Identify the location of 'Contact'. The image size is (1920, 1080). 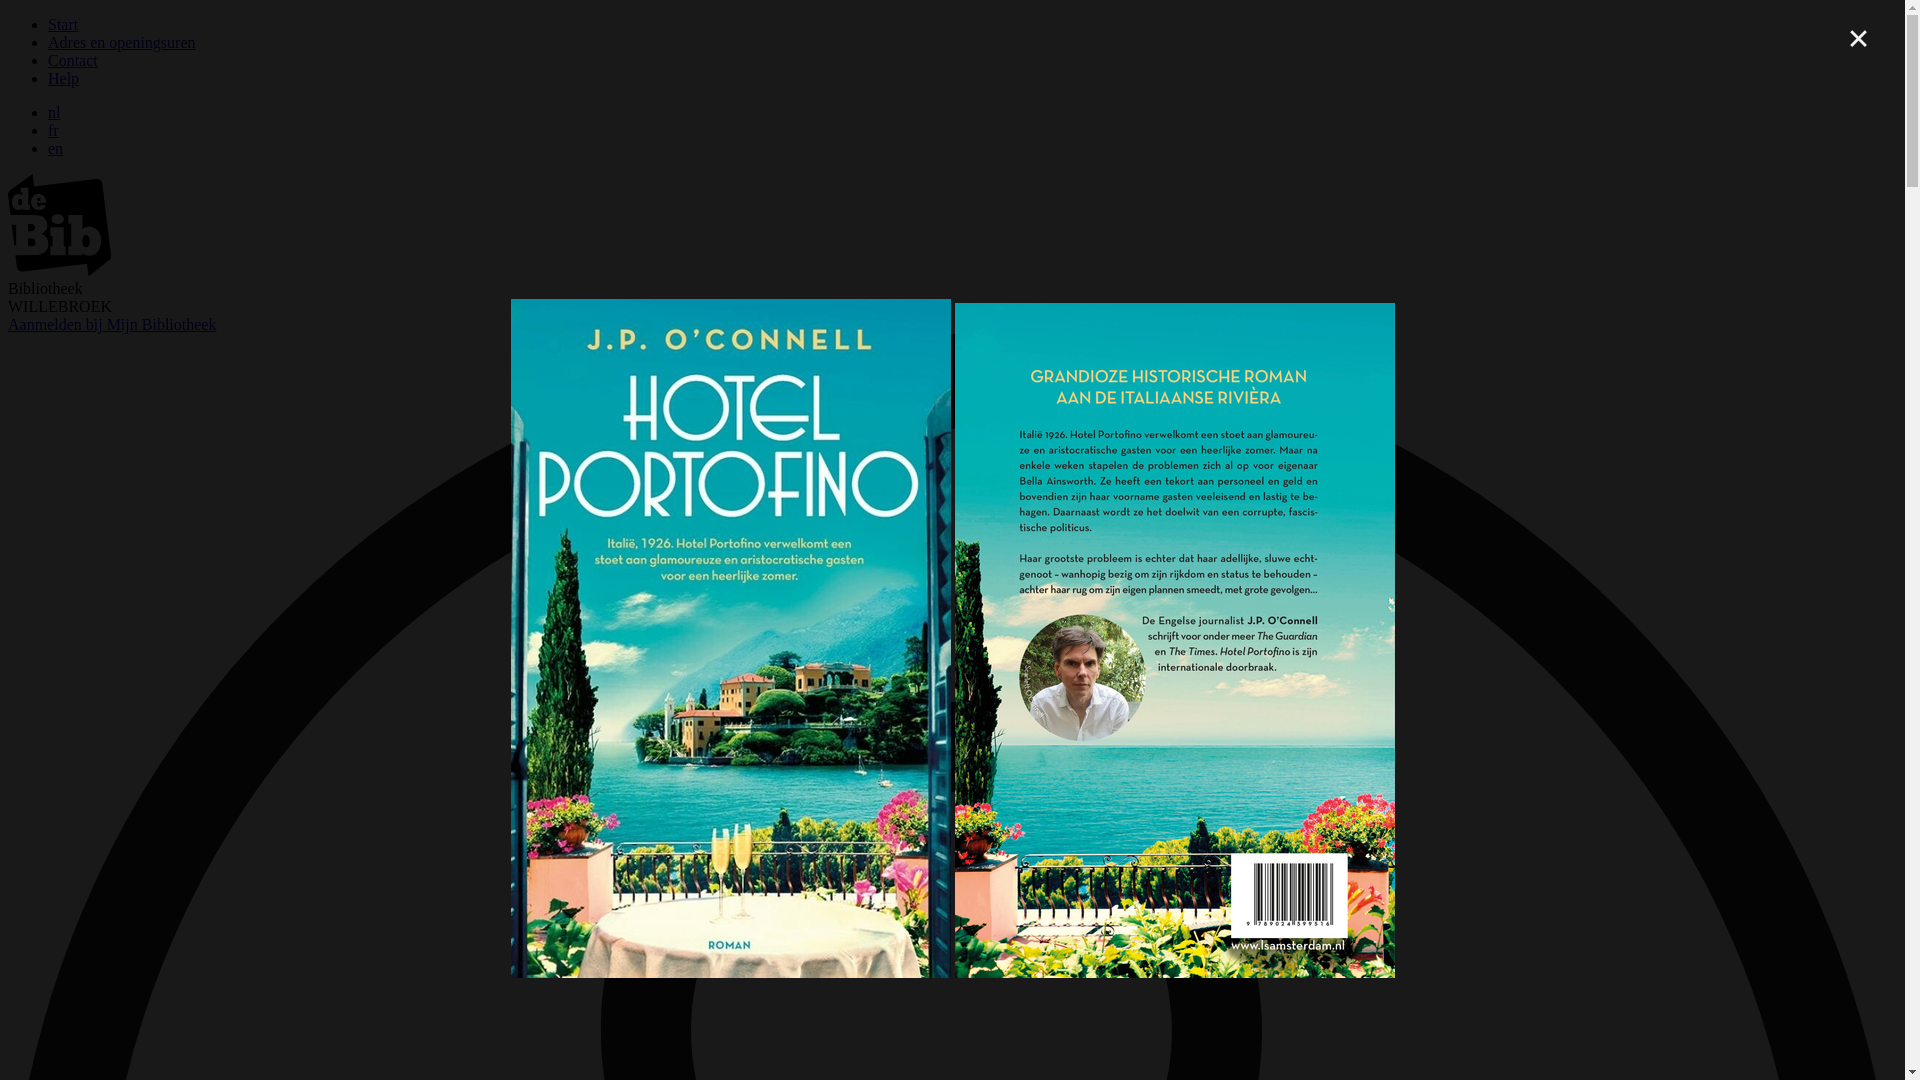
(48, 59).